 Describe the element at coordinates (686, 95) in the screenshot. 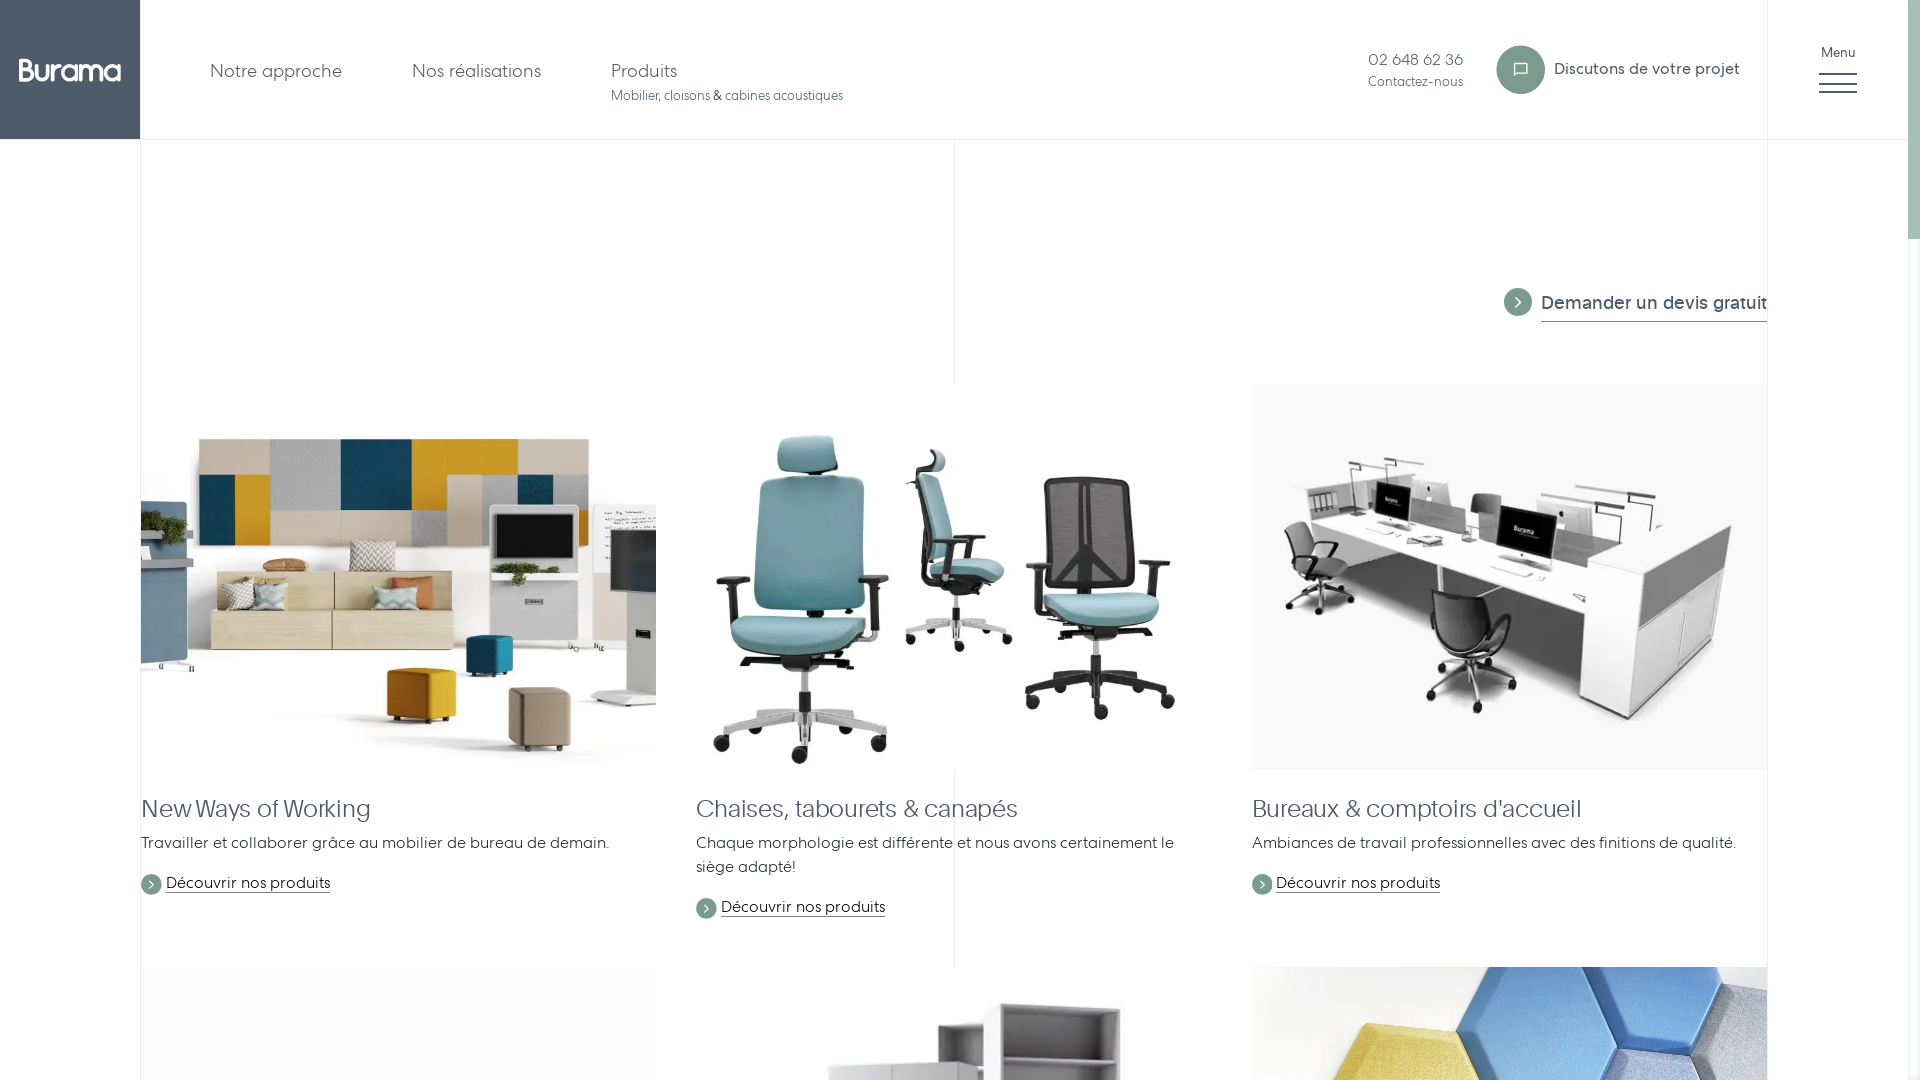

I see `'cloisons'` at that location.